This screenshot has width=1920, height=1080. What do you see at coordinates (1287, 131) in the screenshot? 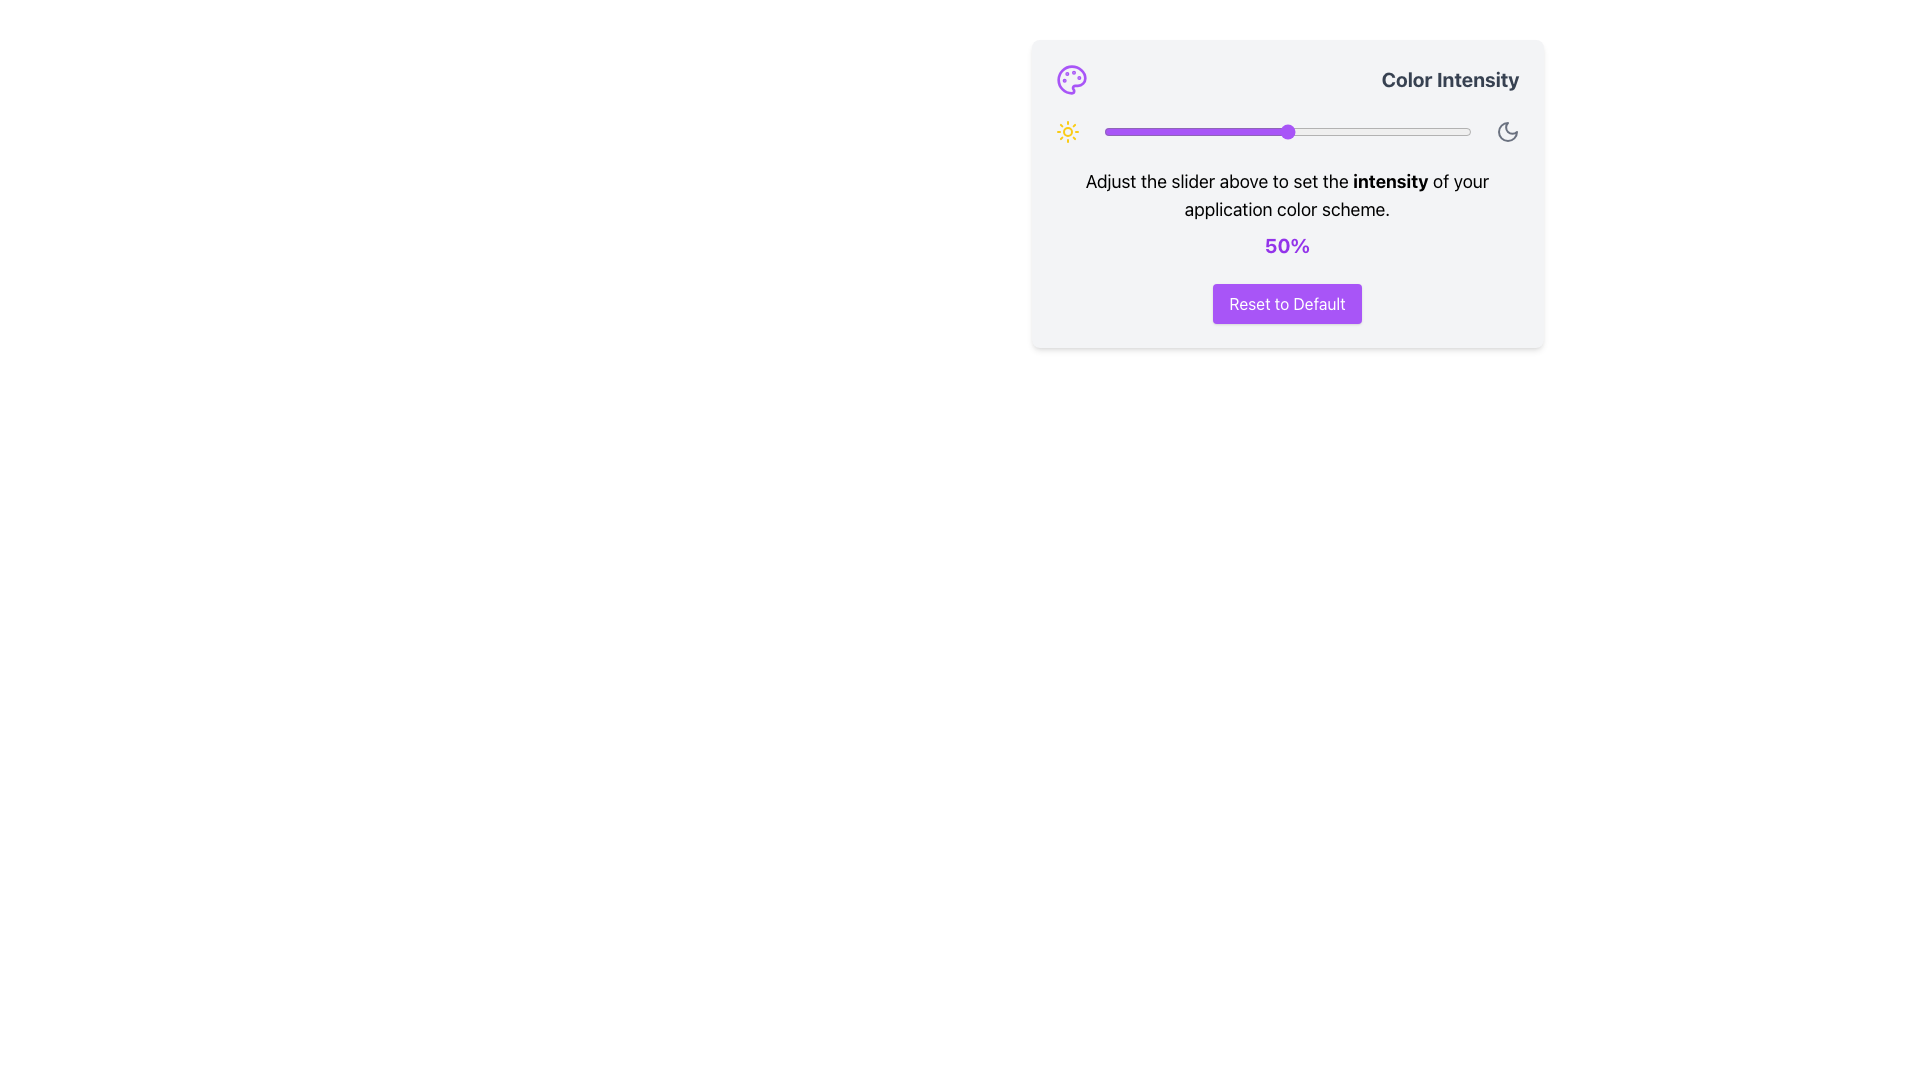
I see `the range slider located centrally between the sun icon on the left and the moon icon on the right, which allows users to adjust a value between 0 and 100` at bounding box center [1287, 131].